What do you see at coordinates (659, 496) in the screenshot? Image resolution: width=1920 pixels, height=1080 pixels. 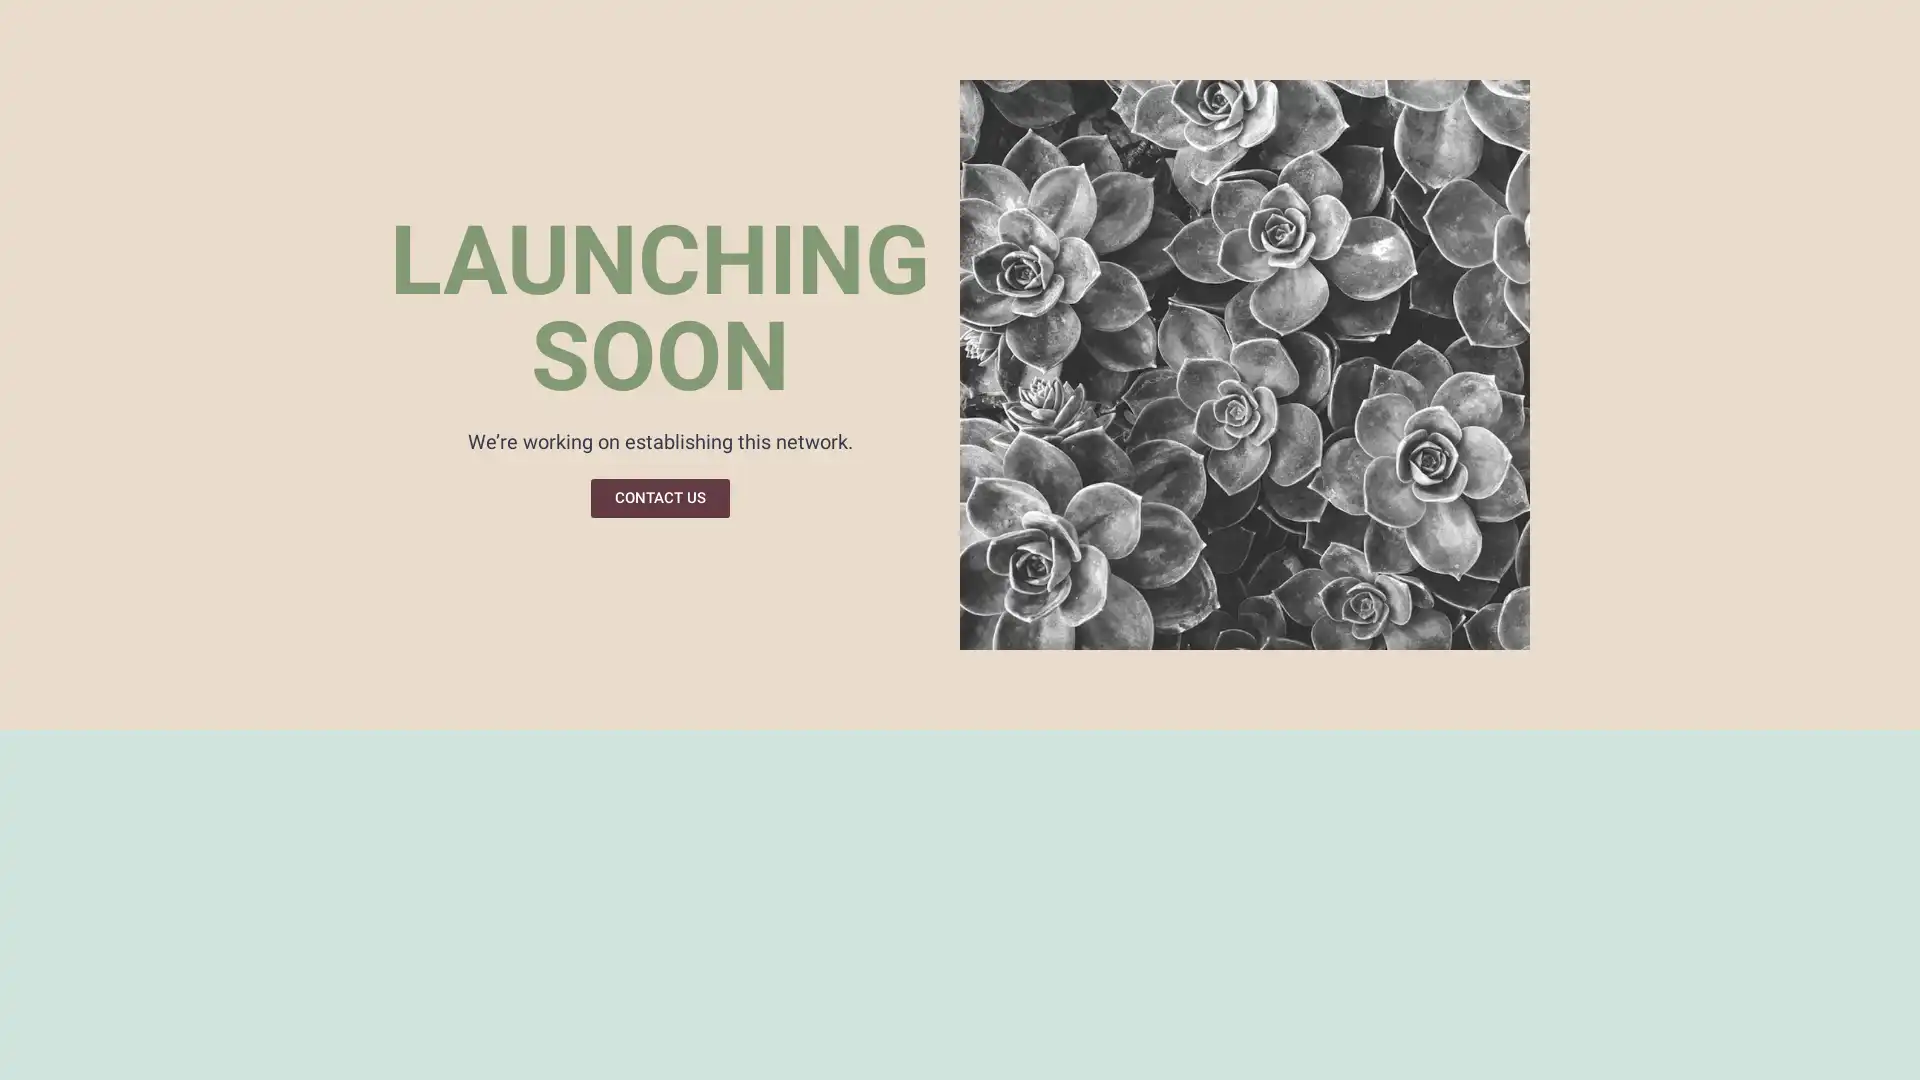 I see `CONTACT US` at bounding box center [659, 496].